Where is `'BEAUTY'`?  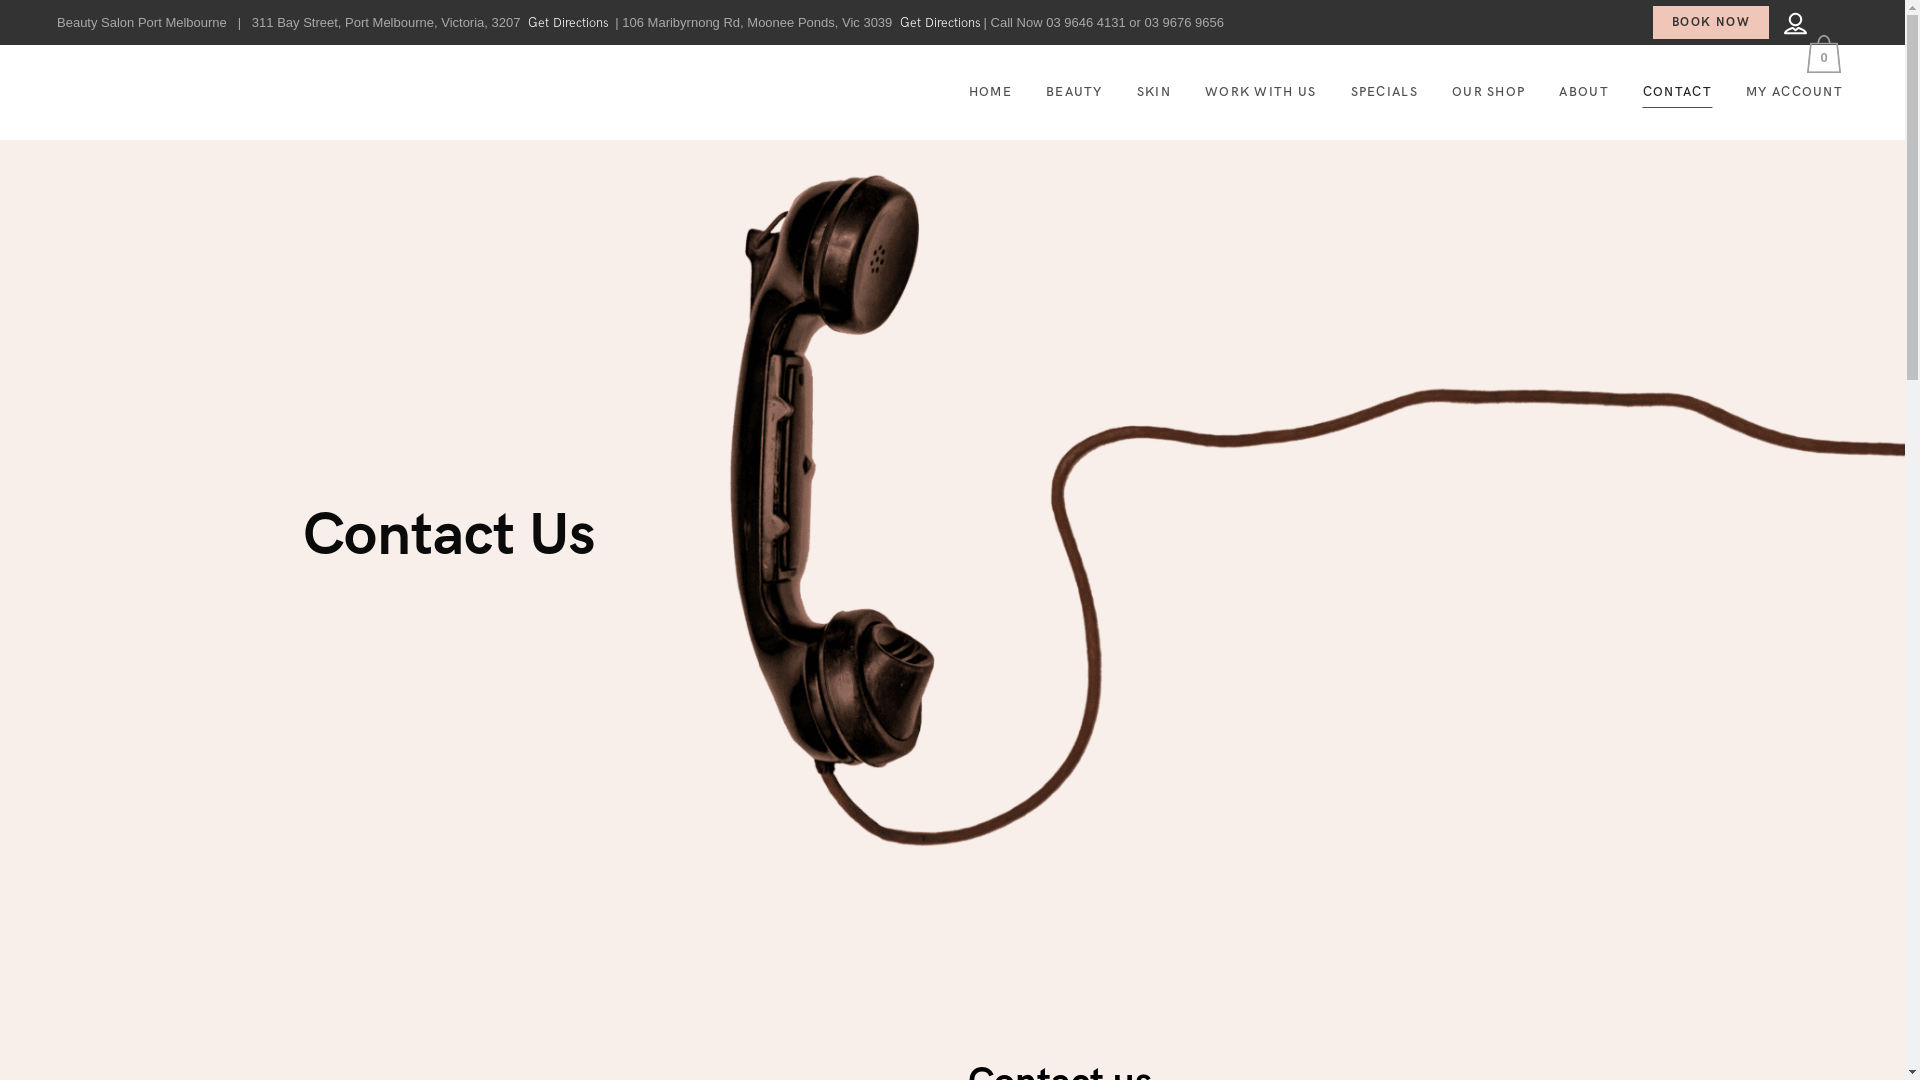
'BEAUTY' is located at coordinates (1073, 92).